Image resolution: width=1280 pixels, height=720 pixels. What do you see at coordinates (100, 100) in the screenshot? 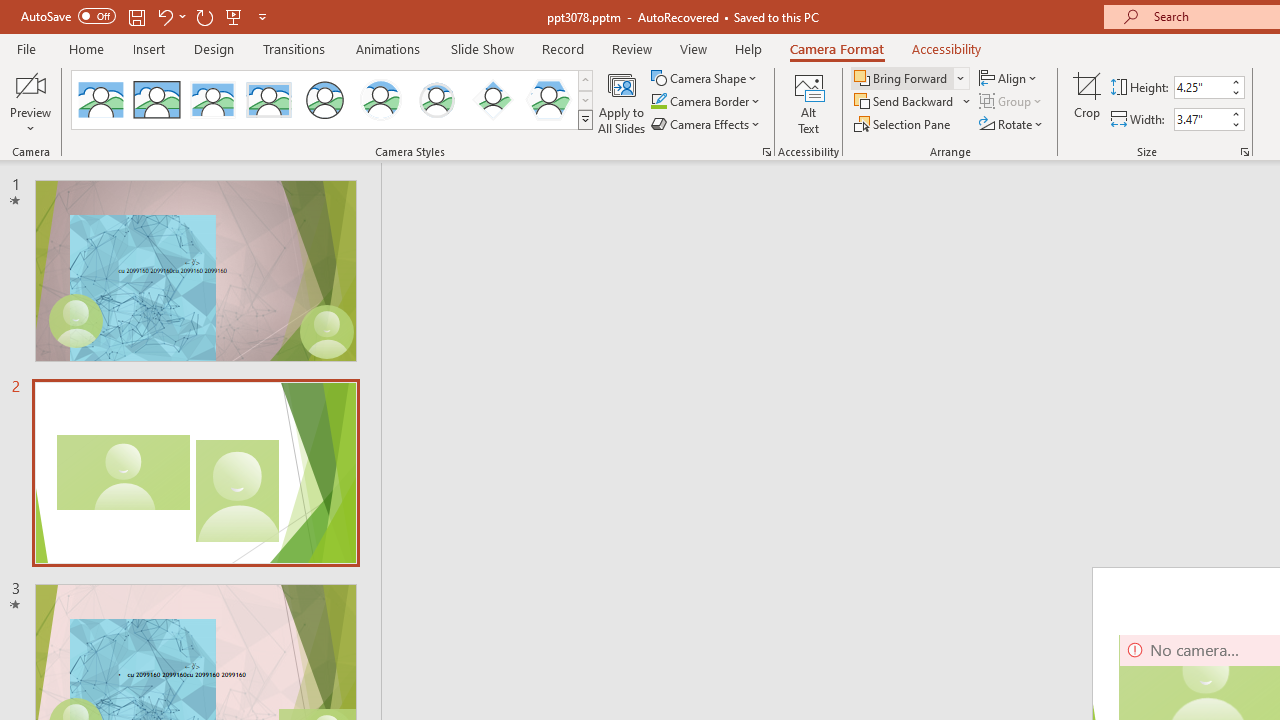
I see `'No Style'` at bounding box center [100, 100].